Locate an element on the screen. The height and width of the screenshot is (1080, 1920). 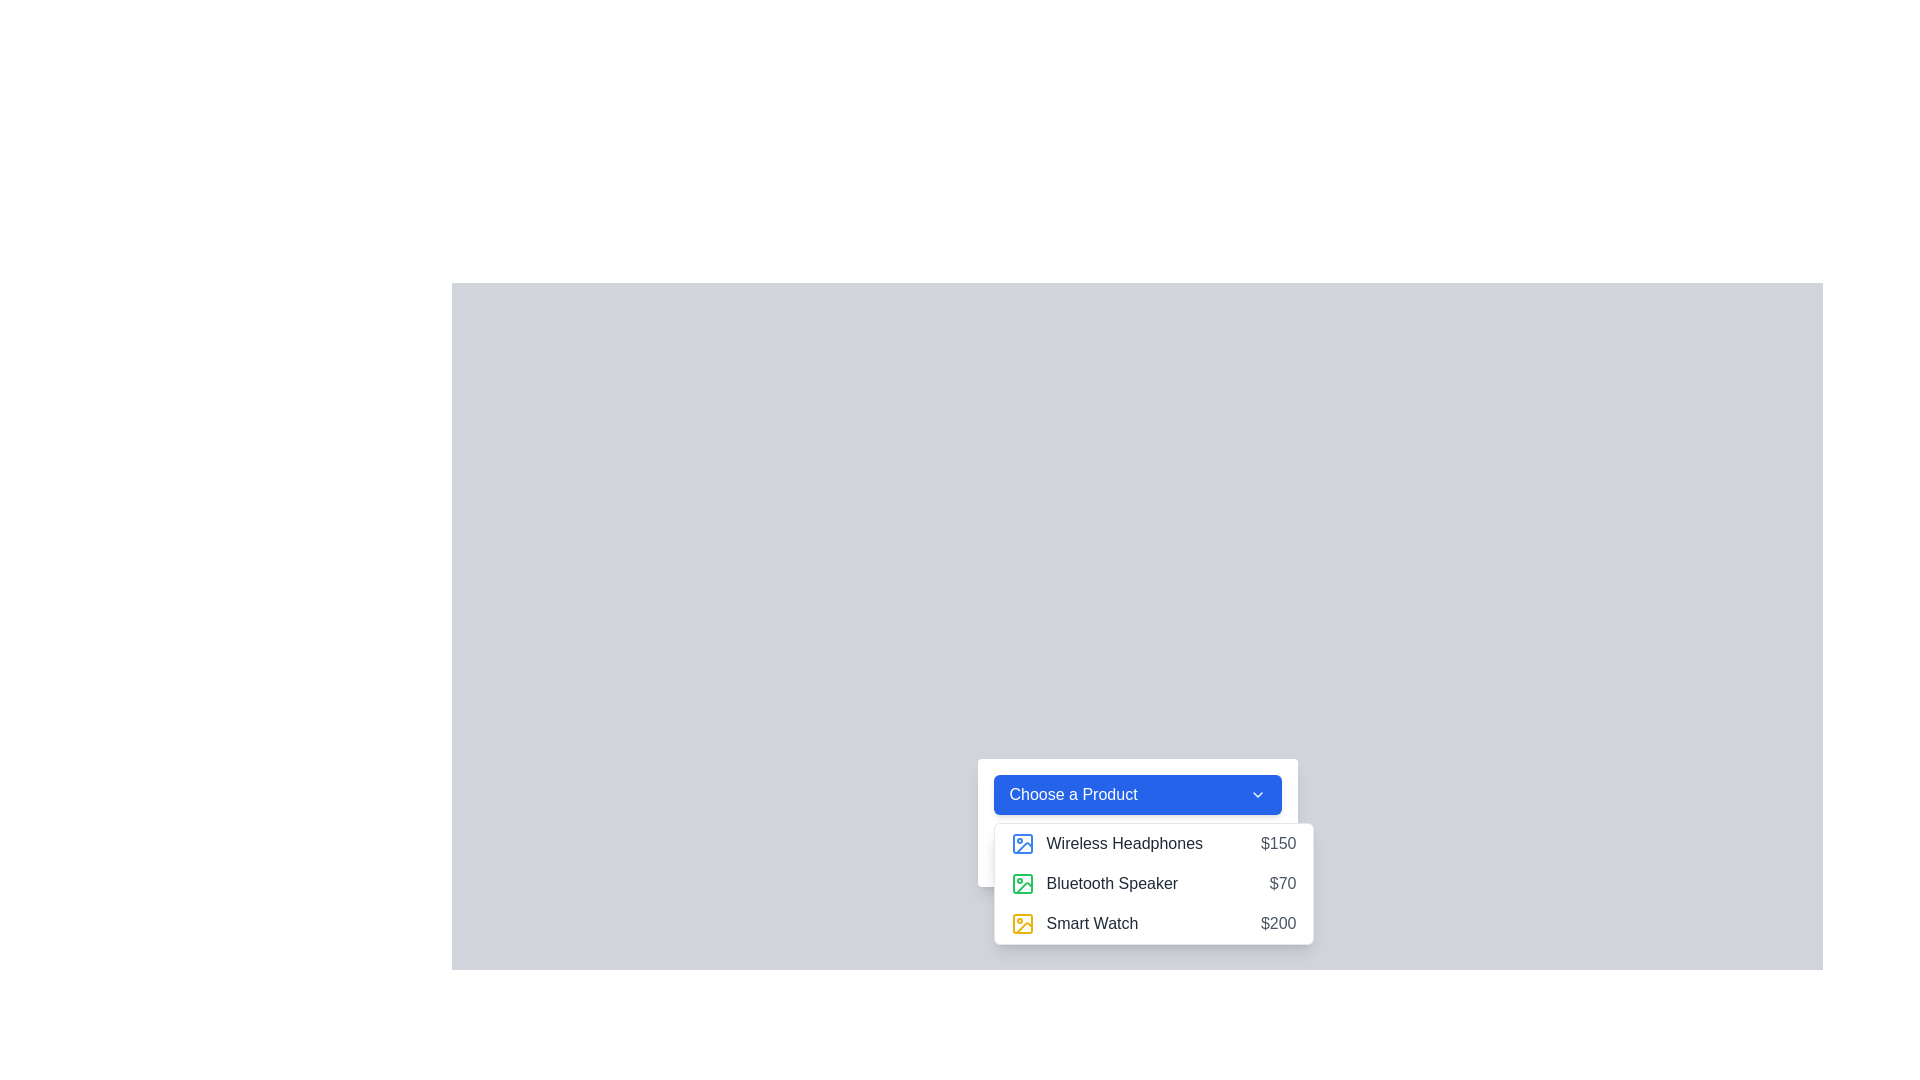
the square icon with a gold border and white background that depicts a mountain range with a sun, located in the third row of the dropdown menu list, preceding the text 'Smart Watch' is located at coordinates (1022, 924).